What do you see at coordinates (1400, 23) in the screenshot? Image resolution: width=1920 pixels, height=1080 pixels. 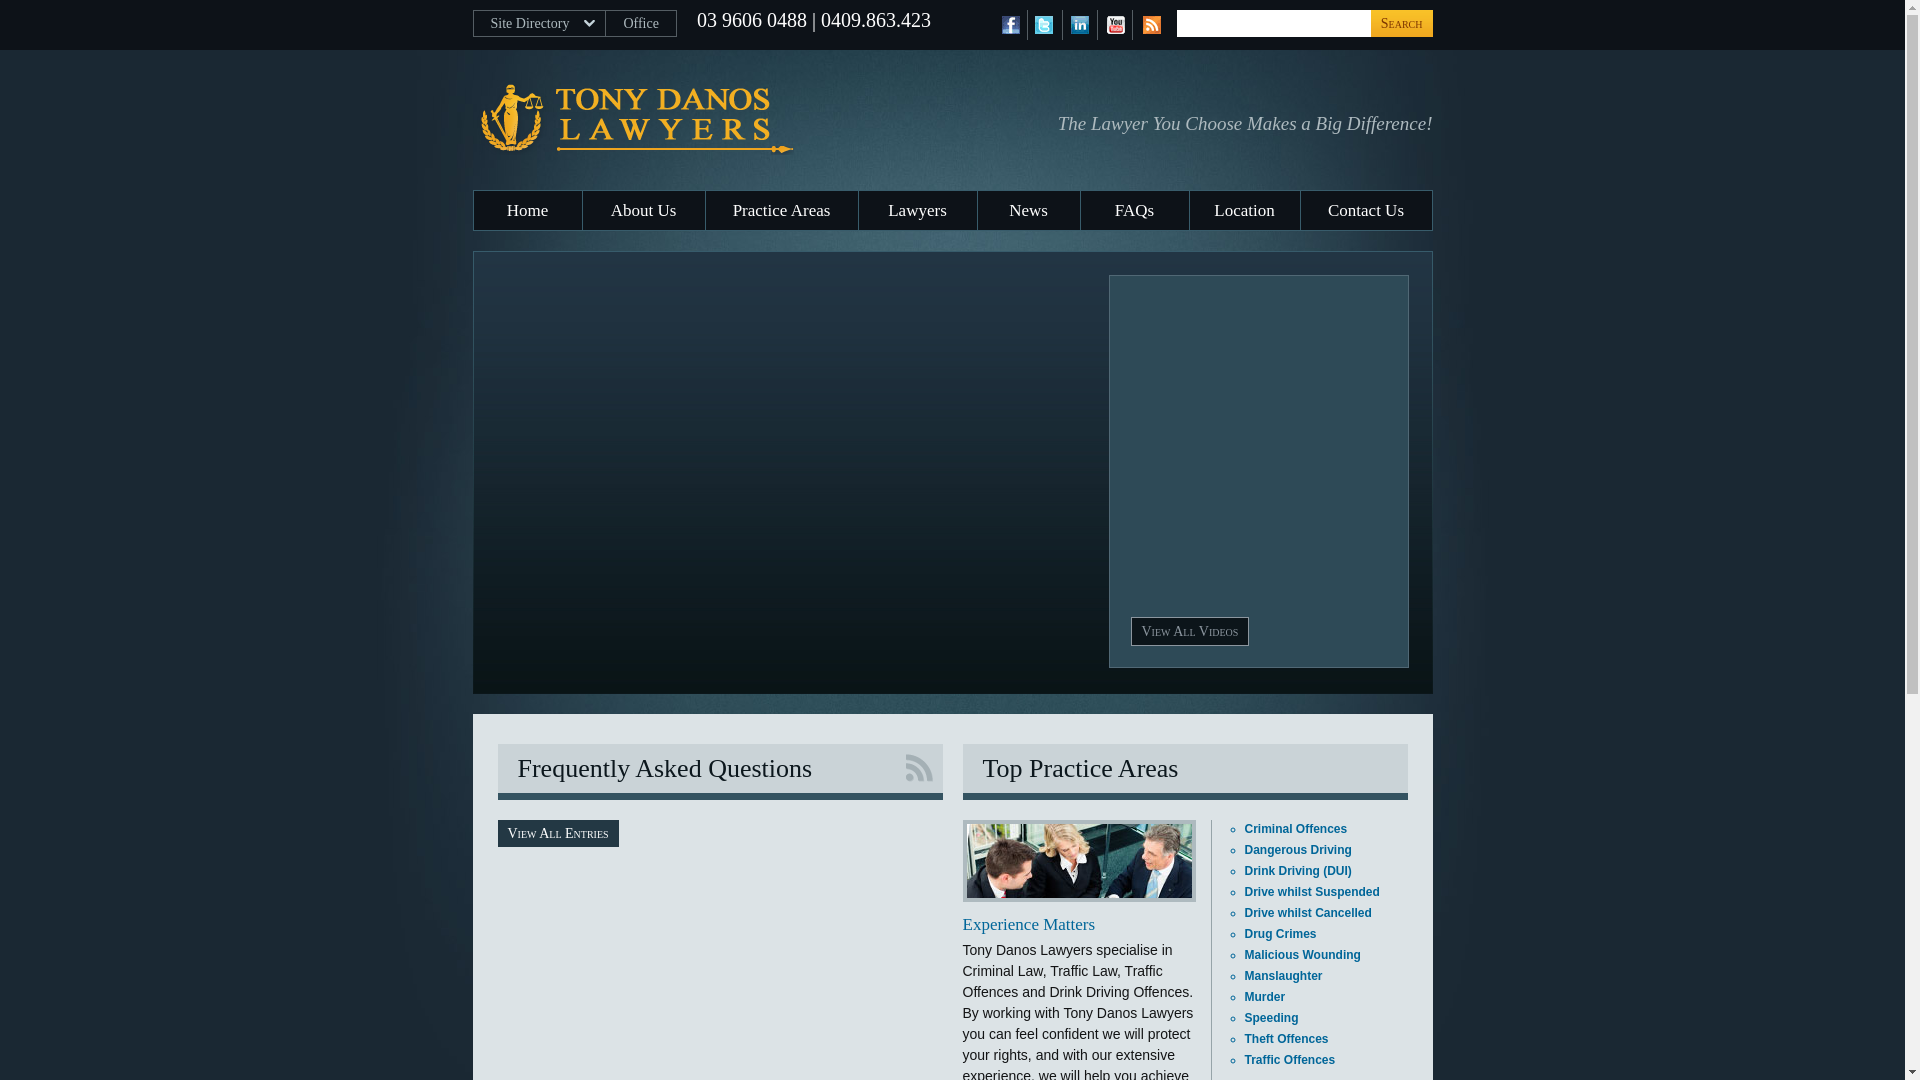 I see `'Search'` at bounding box center [1400, 23].